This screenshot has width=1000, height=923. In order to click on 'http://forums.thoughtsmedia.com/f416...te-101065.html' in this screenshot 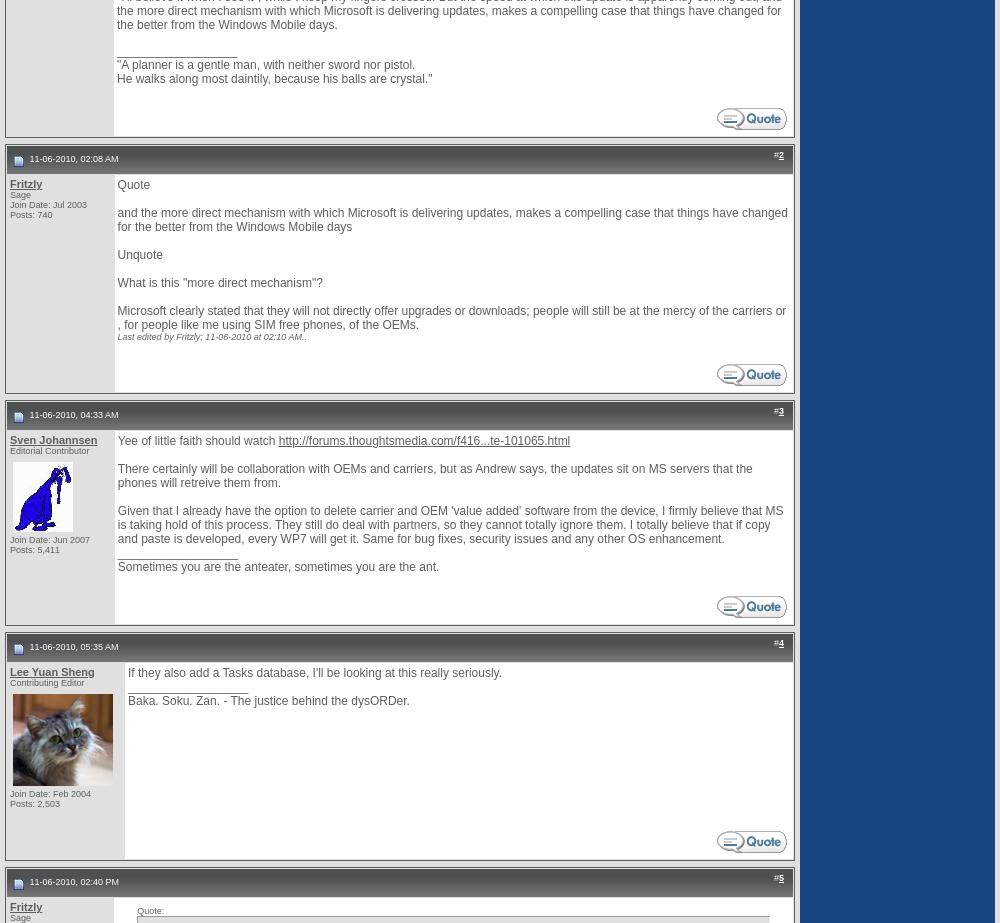, I will do `click(424, 441)`.